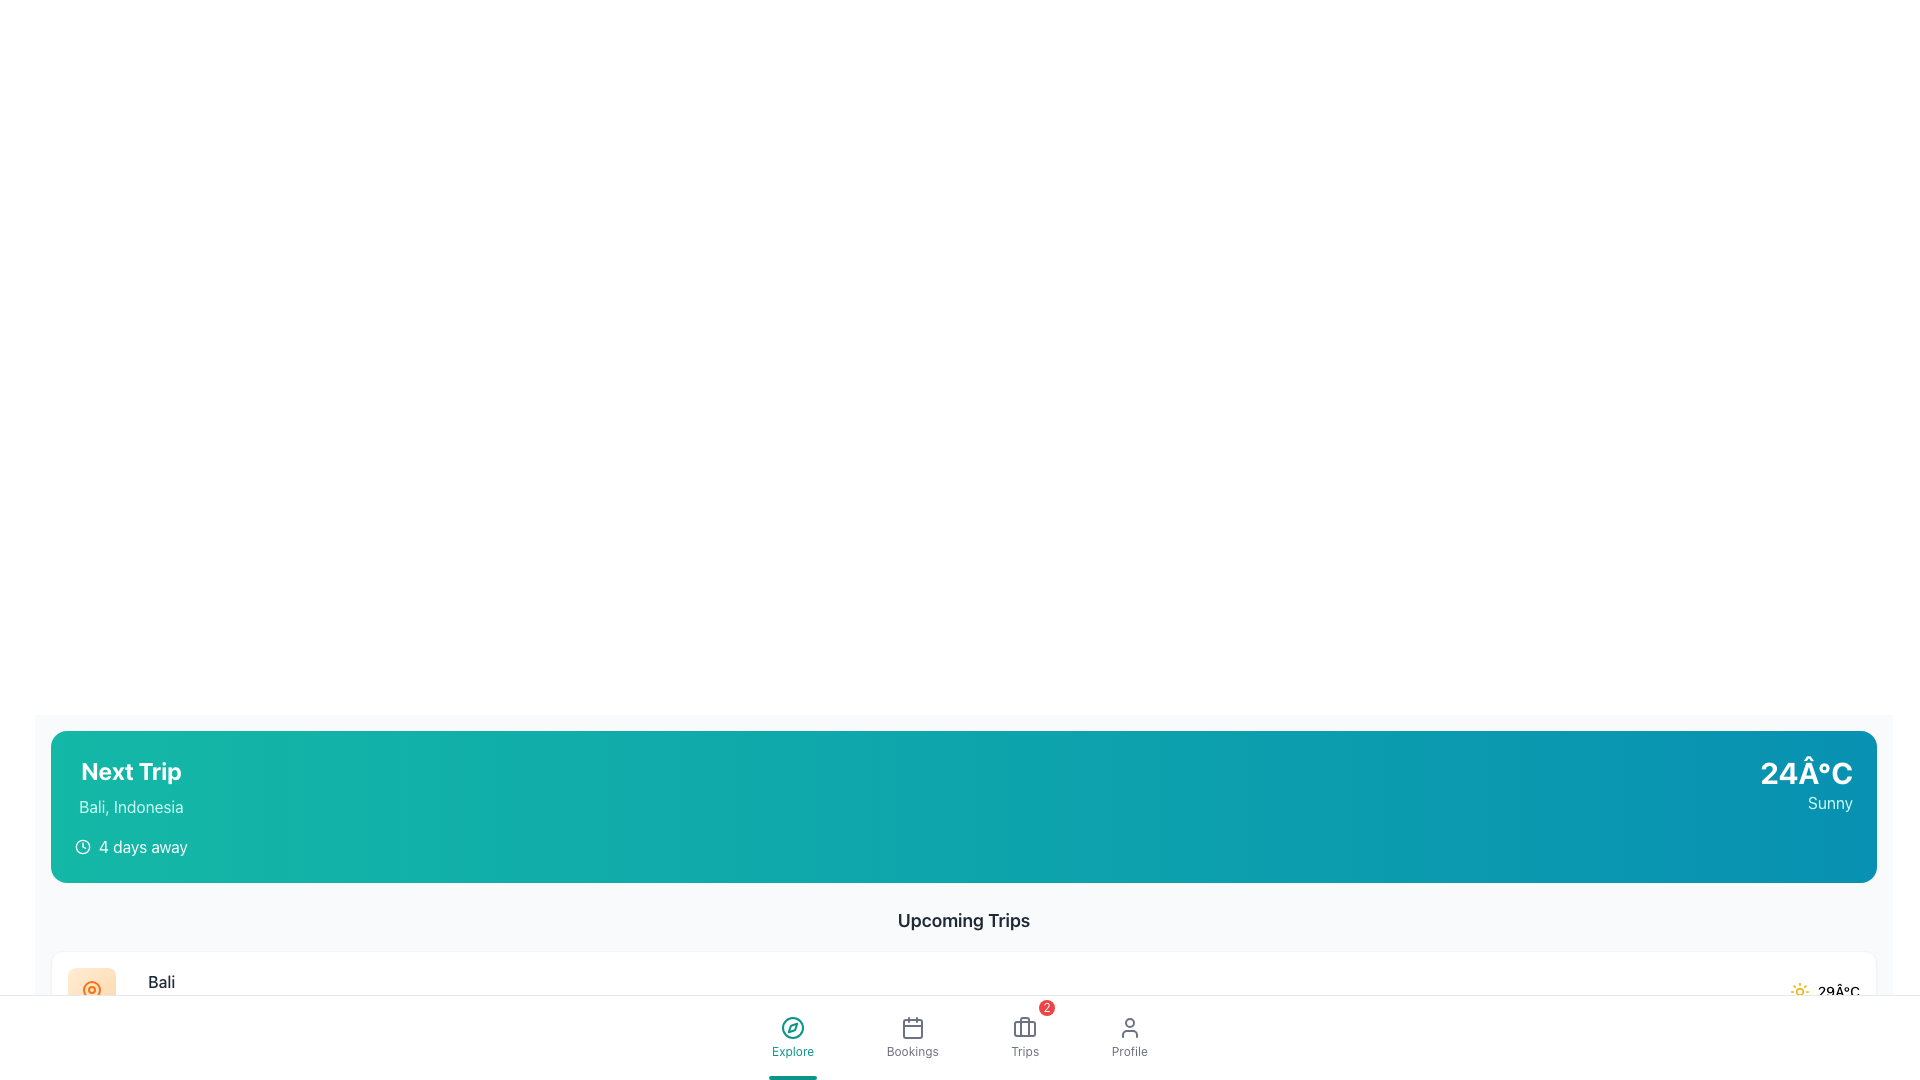  What do you see at coordinates (1806, 801) in the screenshot?
I see `text label indicating the current weather status (Sunny) located in the top-right corner of the interface, under the text '24°C'` at bounding box center [1806, 801].